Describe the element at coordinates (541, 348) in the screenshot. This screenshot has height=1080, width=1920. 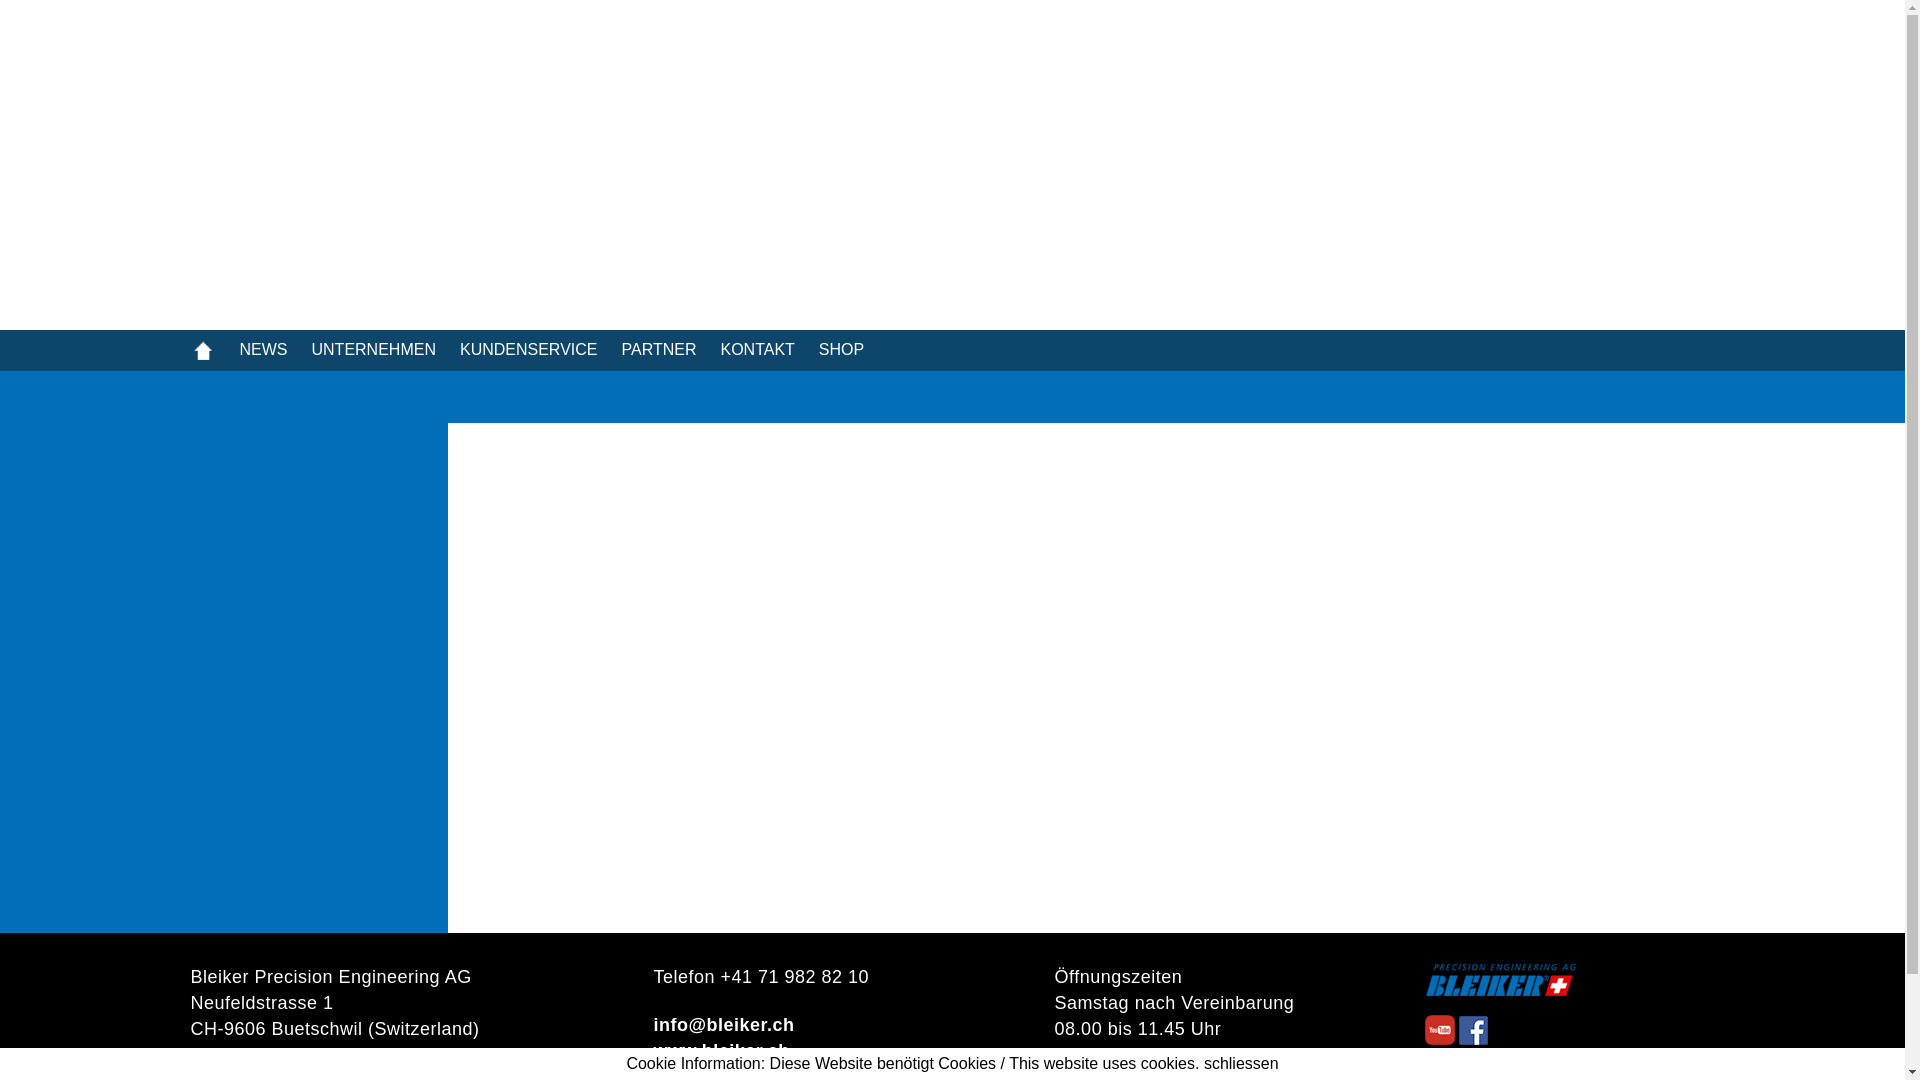
I see `'KUNDENSERVICE'` at that location.